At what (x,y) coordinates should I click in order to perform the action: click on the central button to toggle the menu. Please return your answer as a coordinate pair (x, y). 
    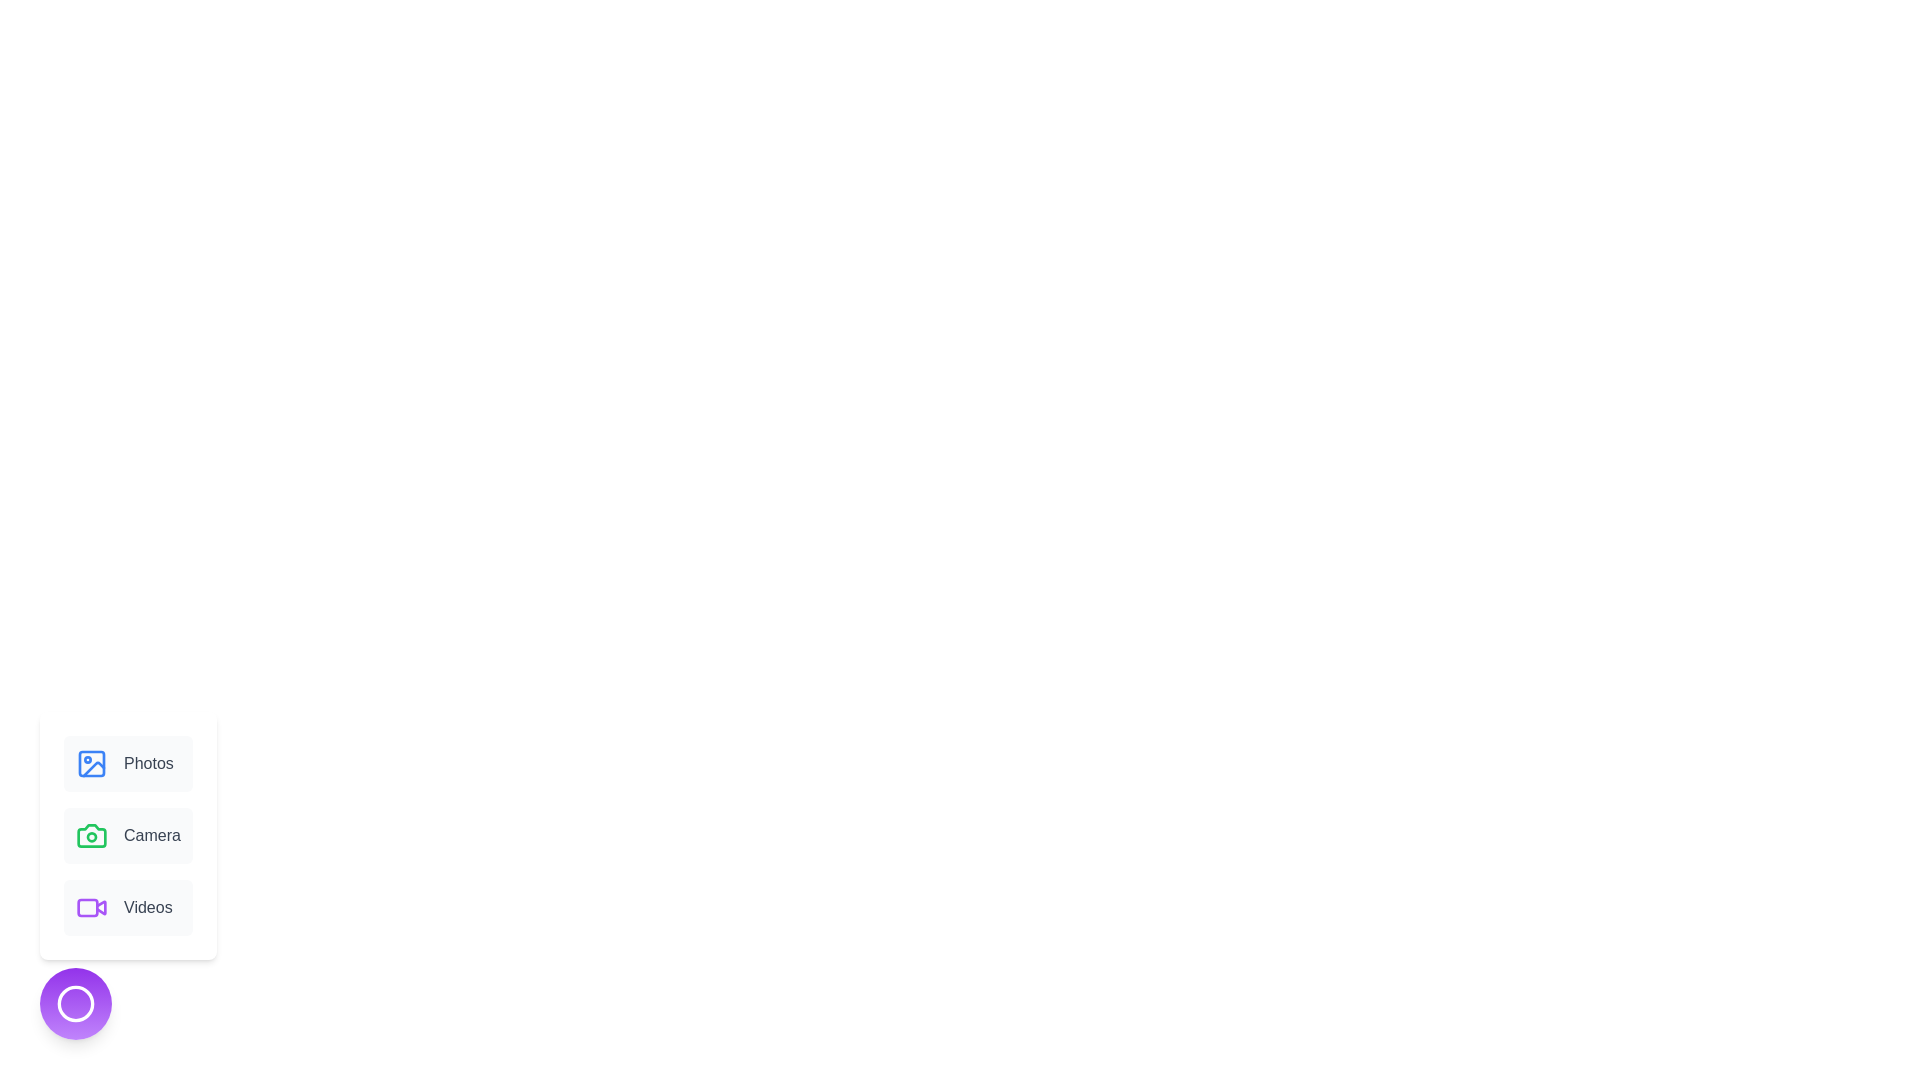
    Looking at the image, I should click on (76, 1003).